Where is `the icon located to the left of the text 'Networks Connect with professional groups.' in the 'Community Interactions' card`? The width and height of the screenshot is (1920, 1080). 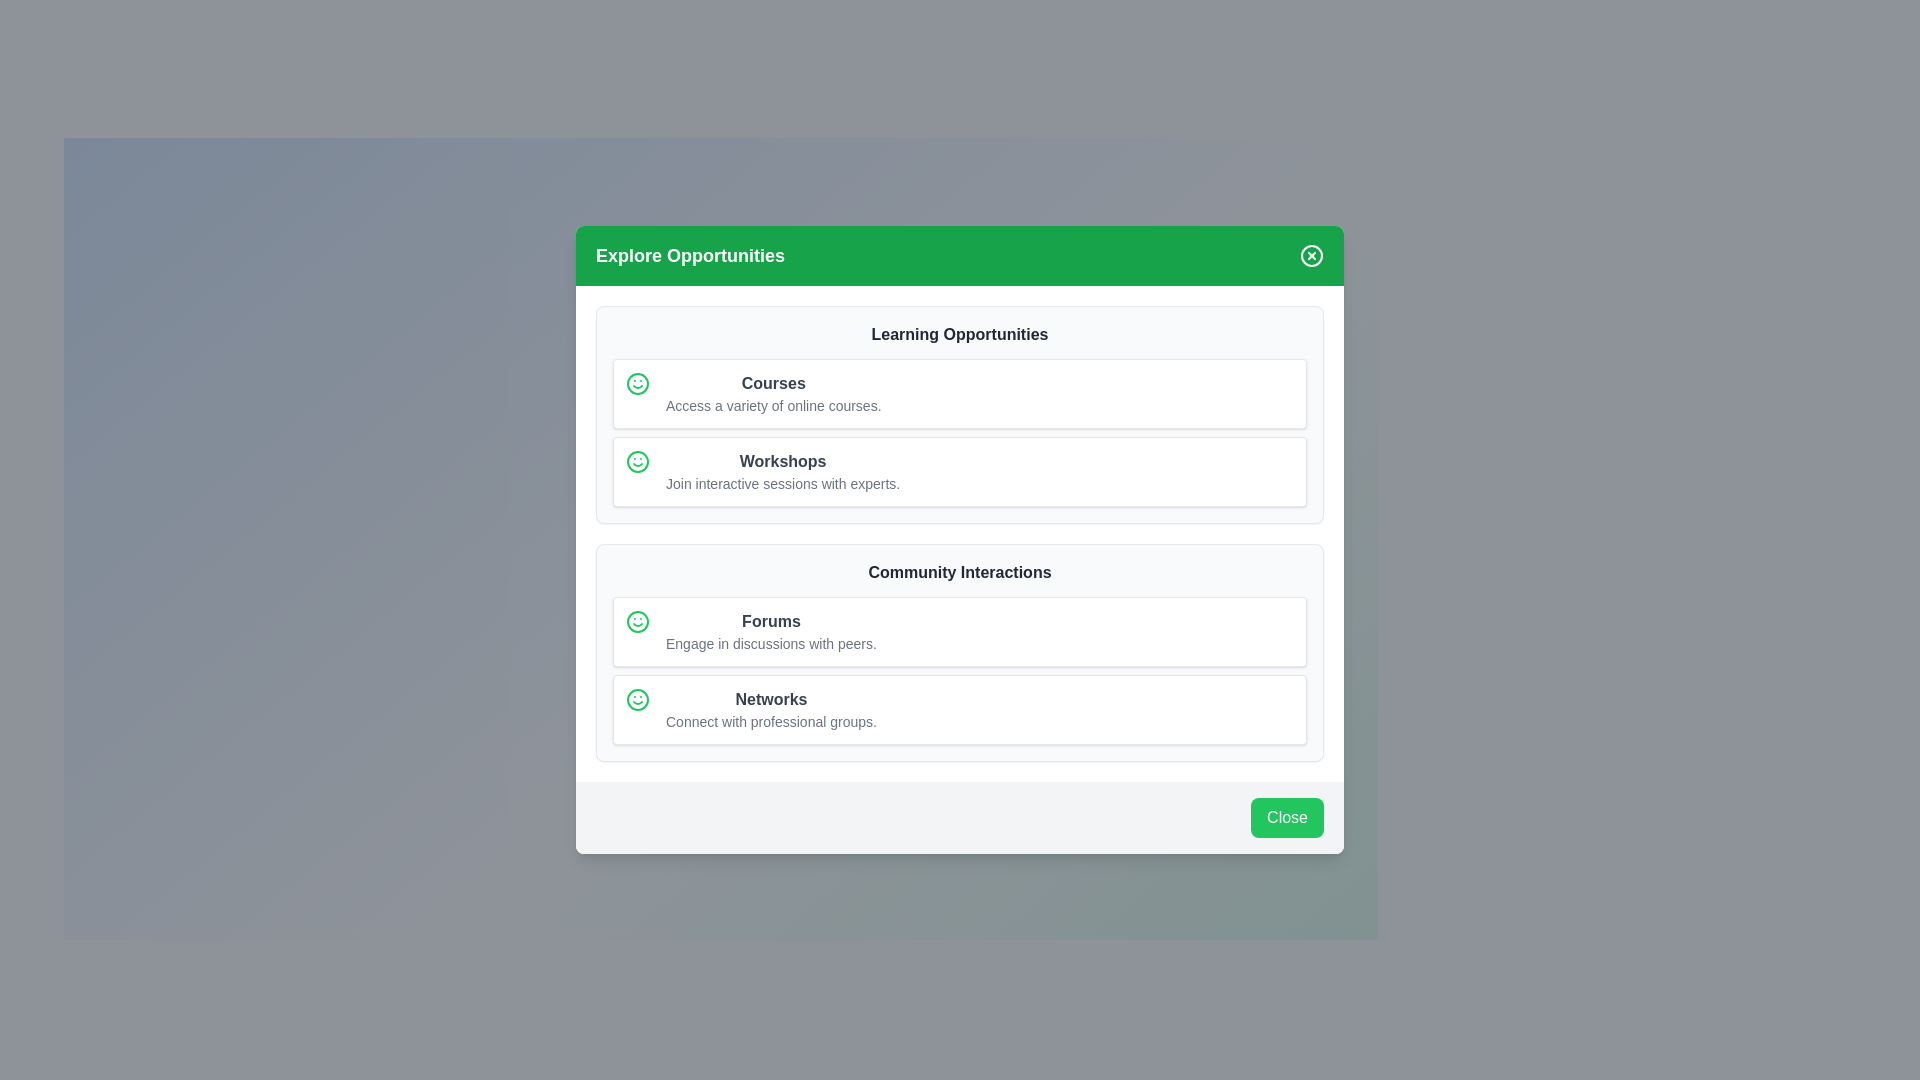 the icon located to the left of the text 'Networks Connect with professional groups.' in the 'Community Interactions' card is located at coordinates (637, 698).